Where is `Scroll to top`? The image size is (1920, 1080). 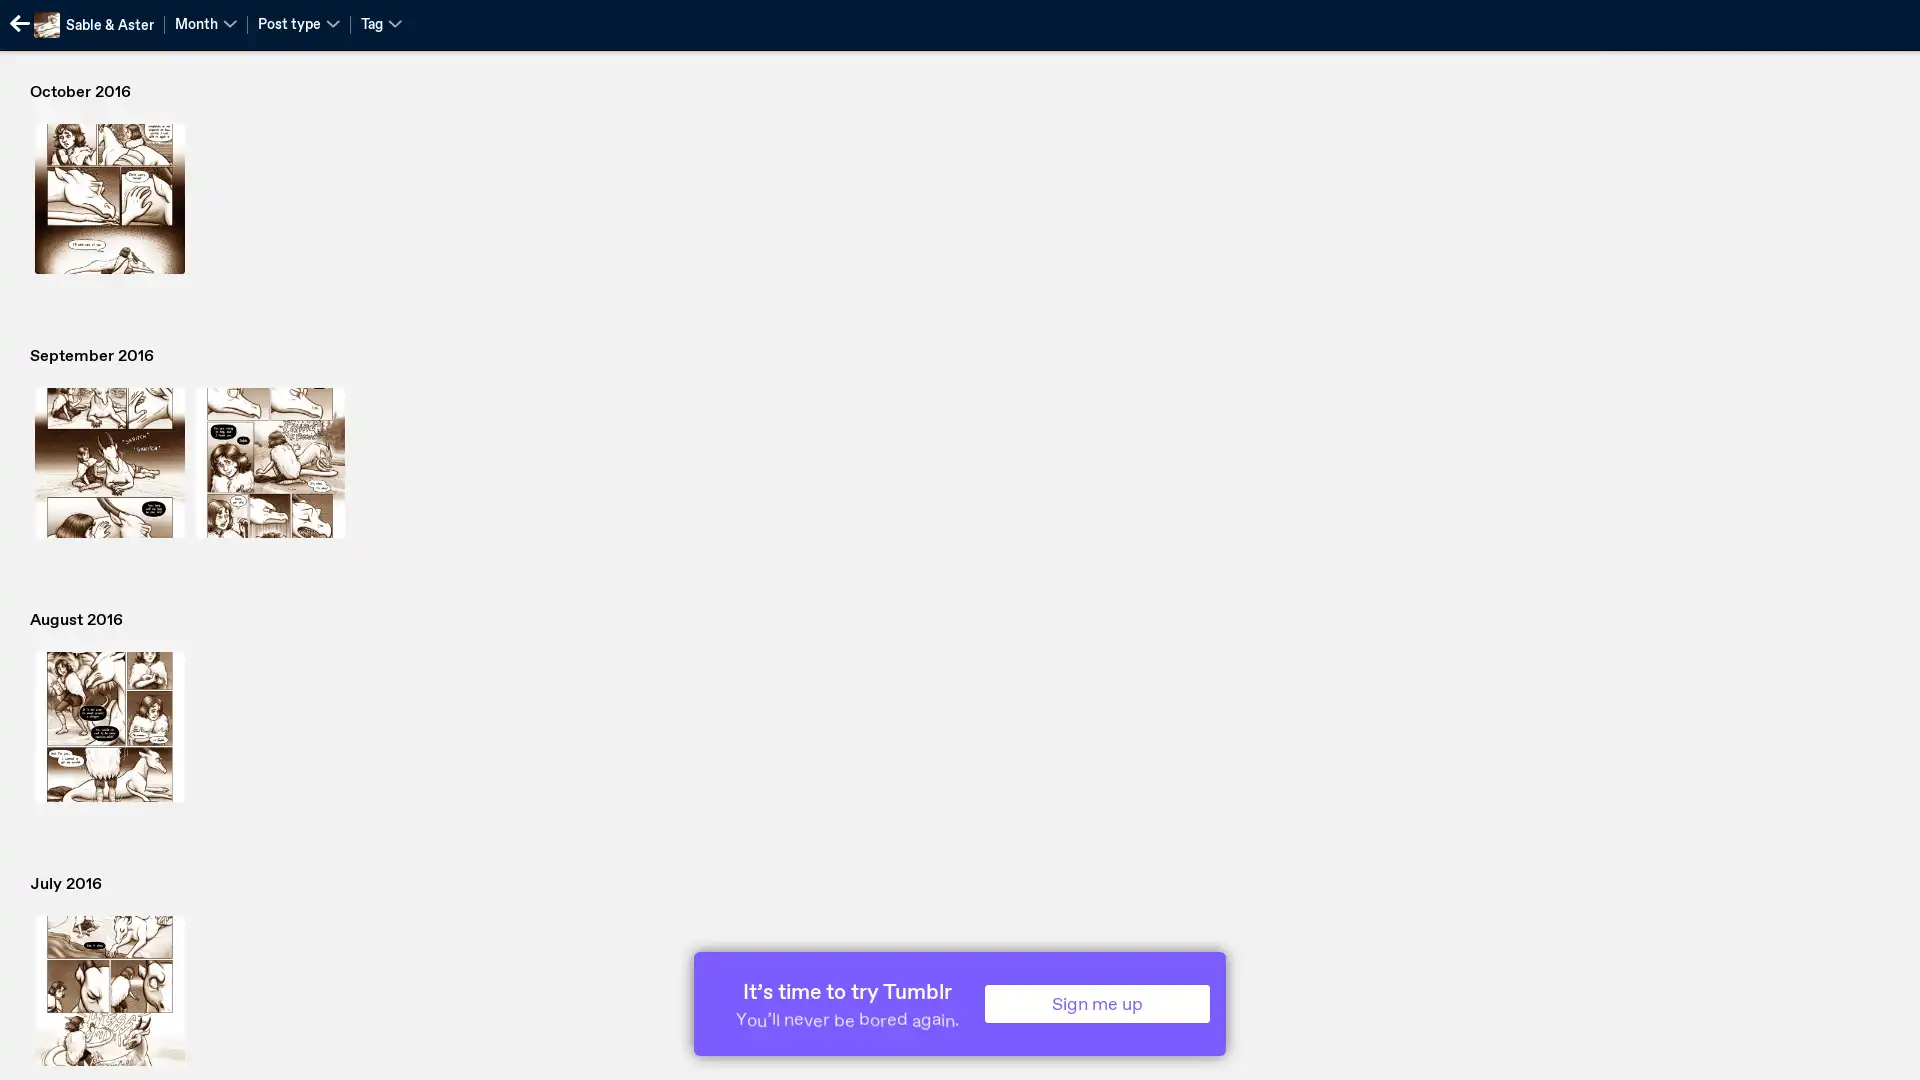
Scroll to top is located at coordinates (1880, 1057).